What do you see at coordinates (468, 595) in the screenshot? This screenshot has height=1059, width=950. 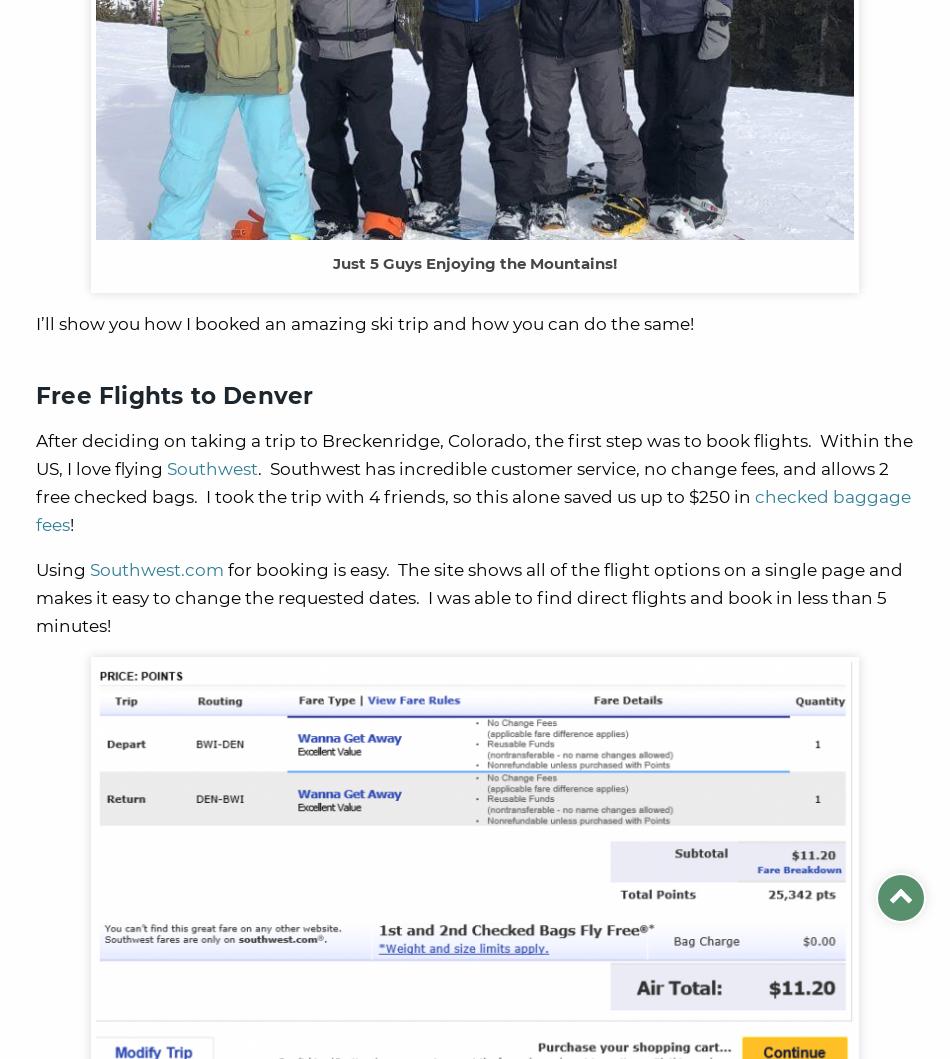 I see `'for booking is easy.  The site shows all of the flight options on a single page and makes it easy to change the requested dates.  I was able to find direct flights and book in less than 5 minutes!'` at bounding box center [468, 595].